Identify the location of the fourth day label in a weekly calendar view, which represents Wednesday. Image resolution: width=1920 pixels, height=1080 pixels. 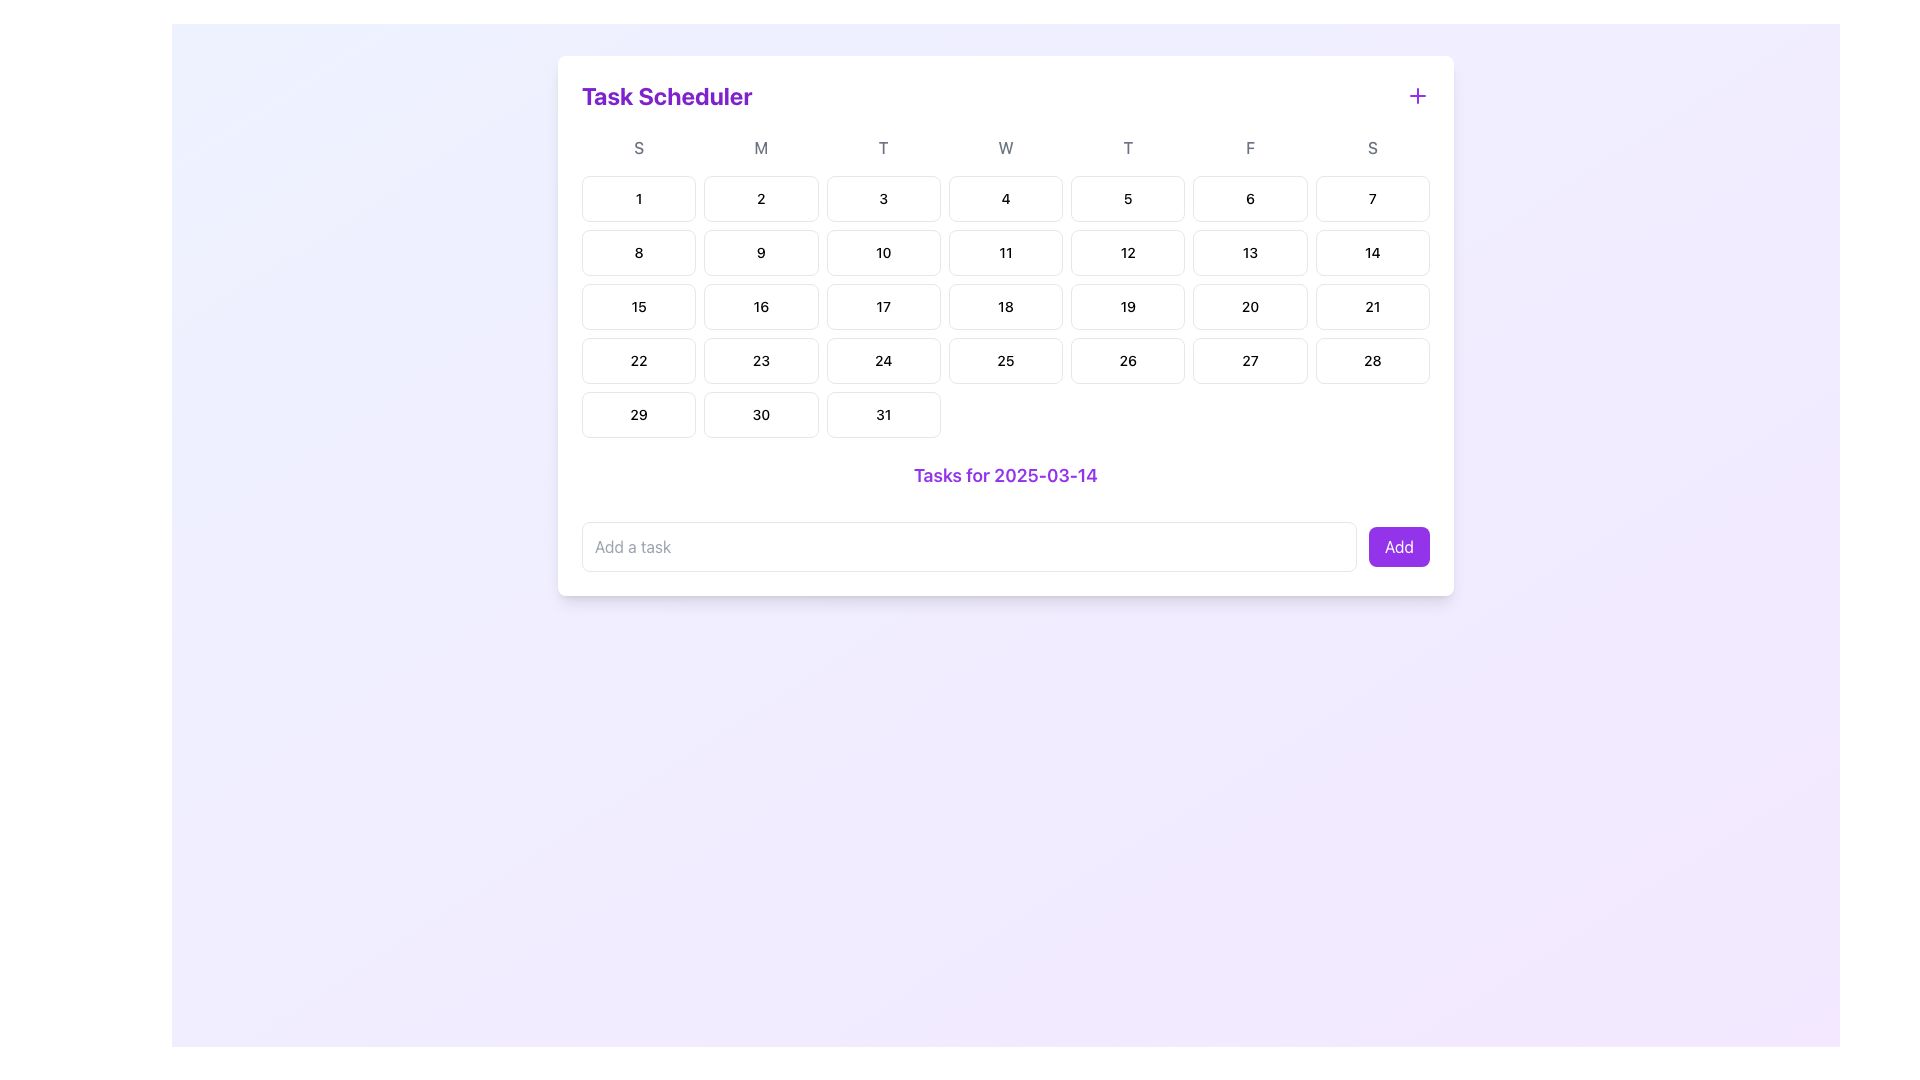
(1006, 146).